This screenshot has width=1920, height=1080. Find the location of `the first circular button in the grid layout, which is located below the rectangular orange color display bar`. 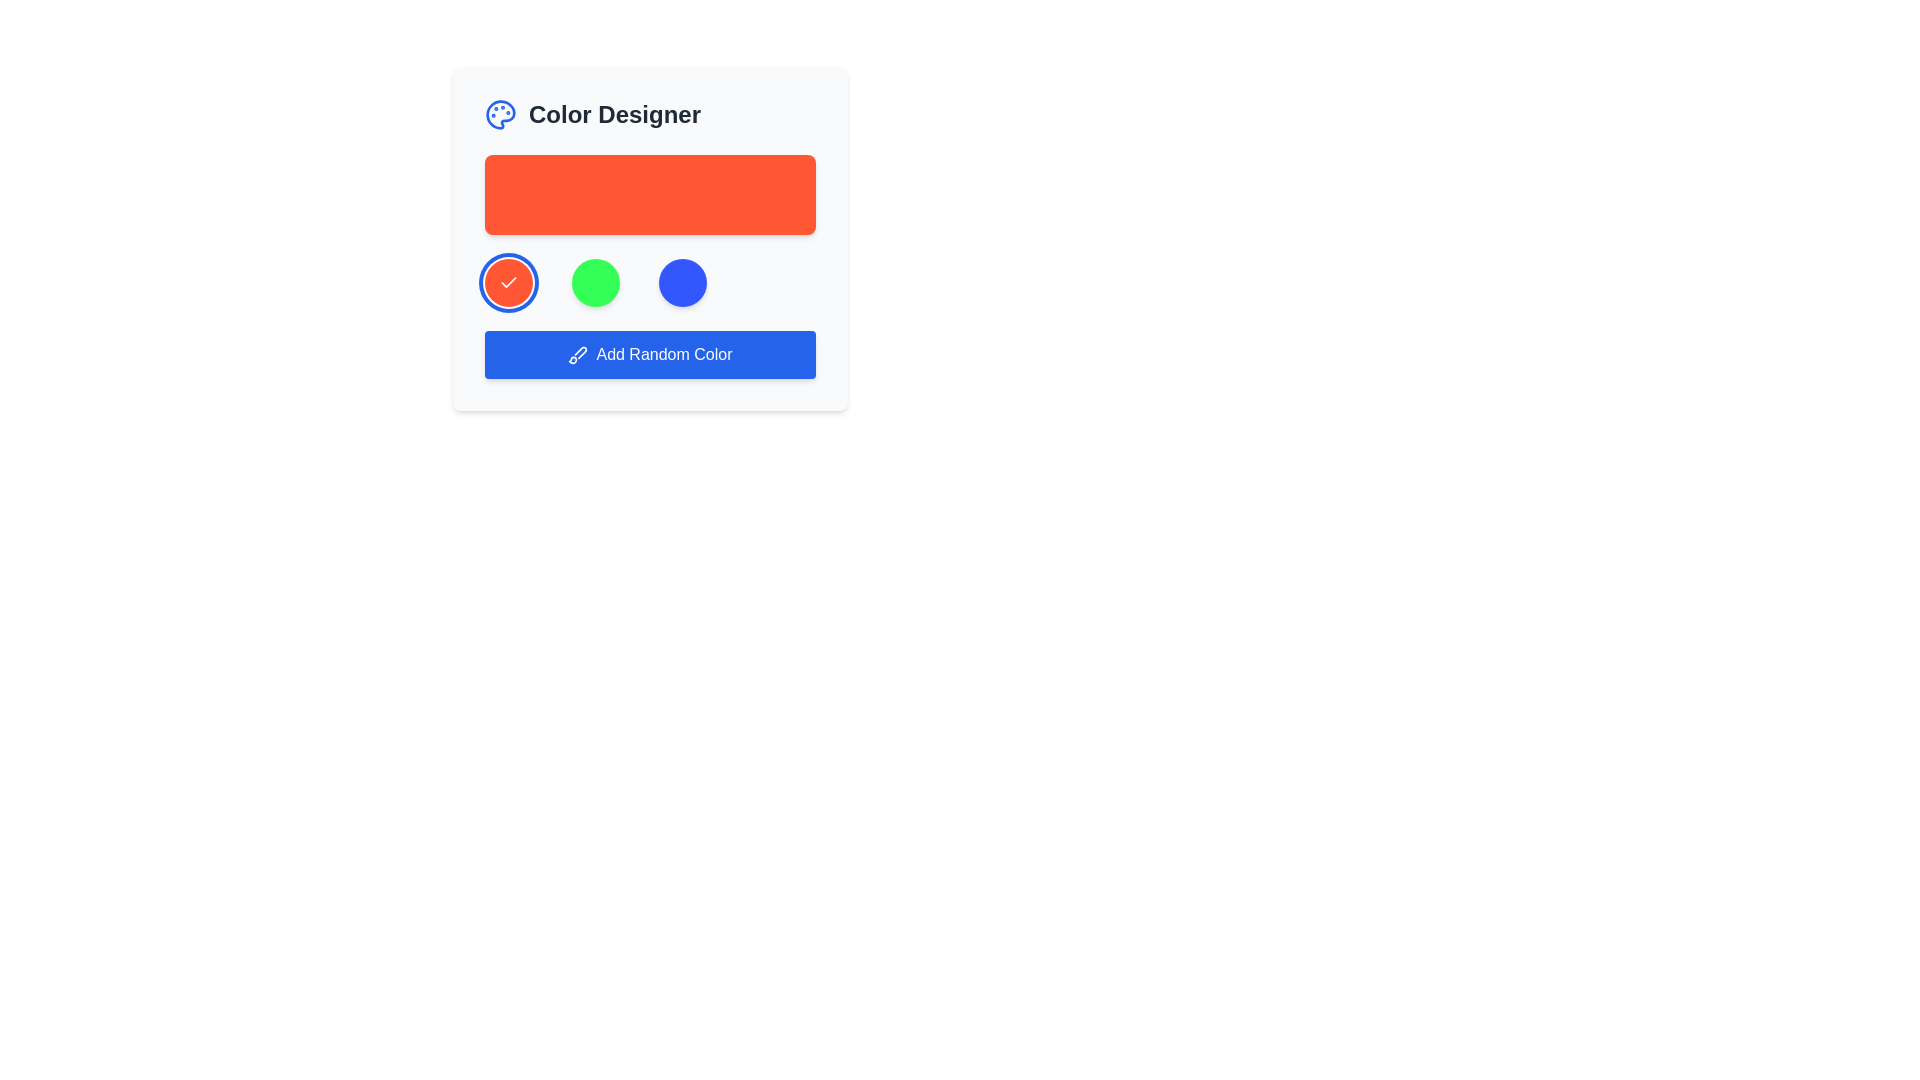

the first circular button in the grid layout, which is located below the rectangular orange color display bar is located at coordinates (508, 282).